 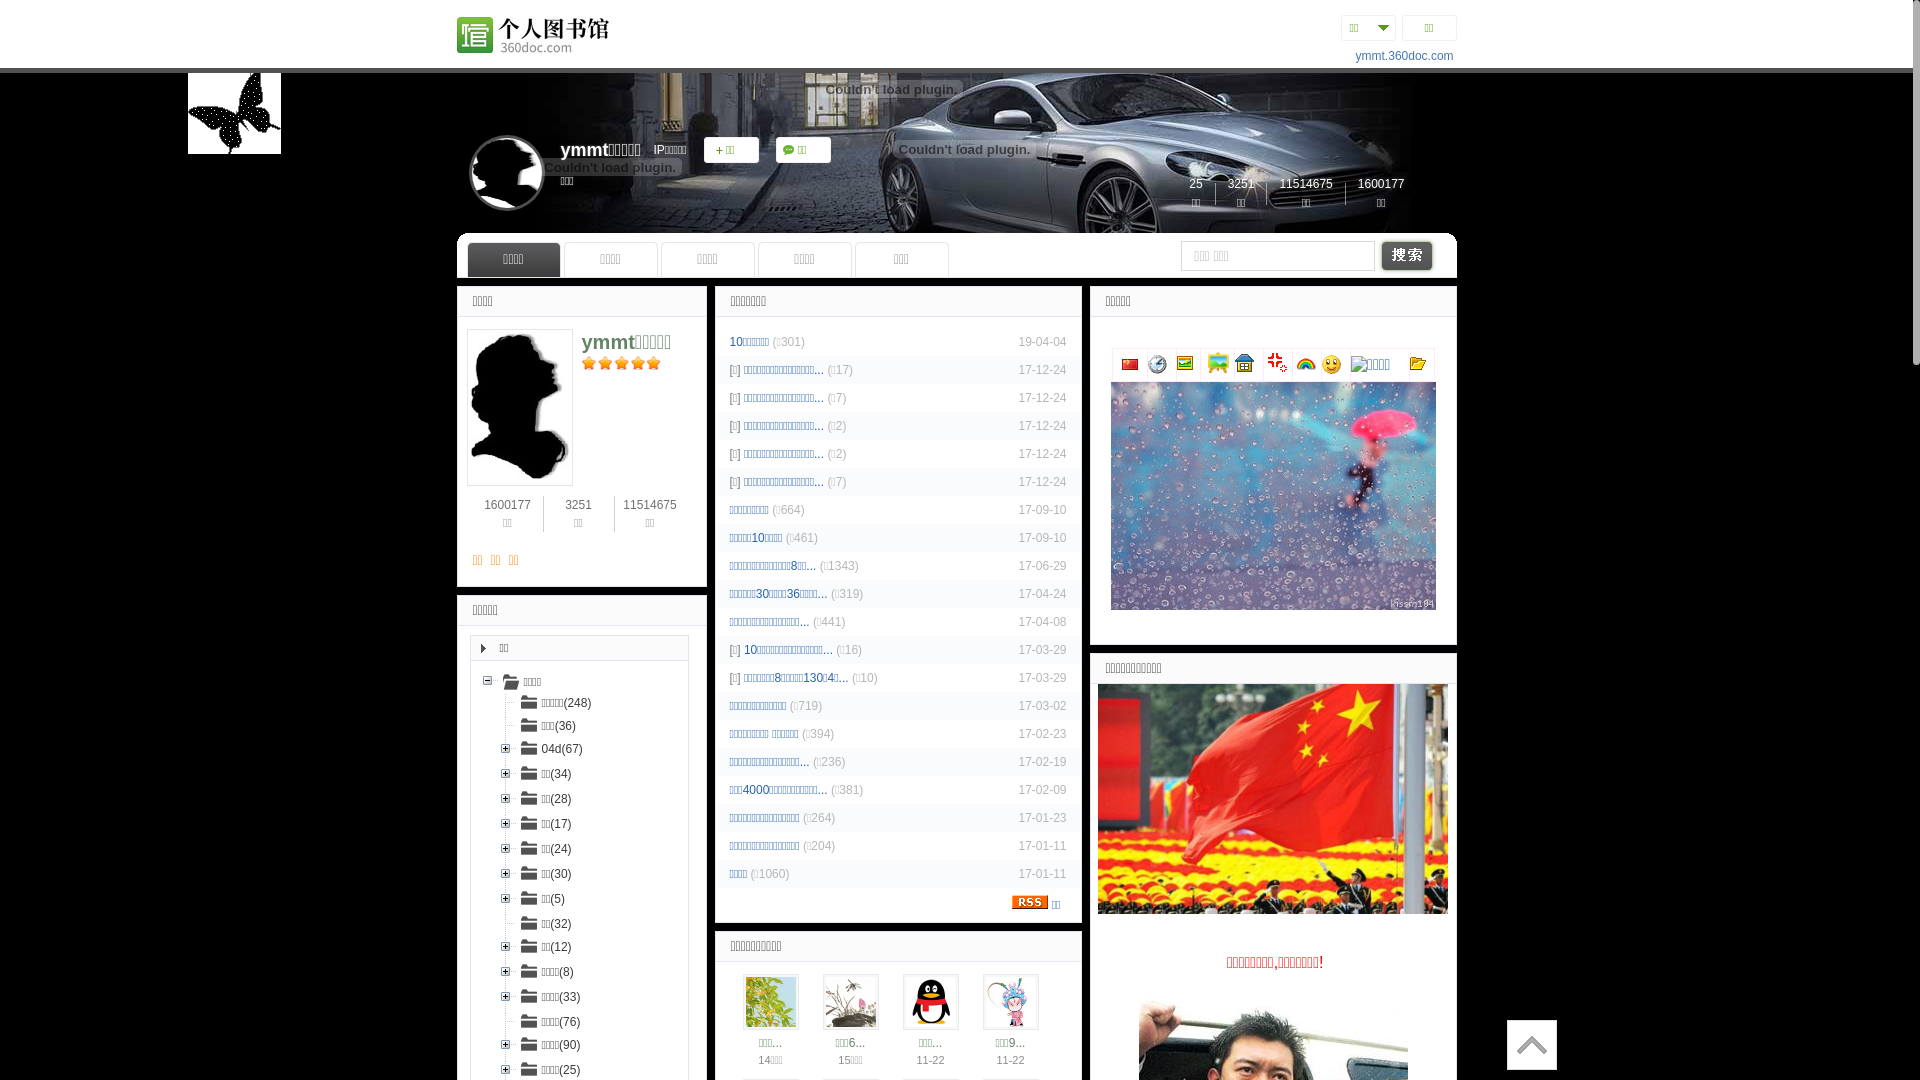 I want to click on '04d(67)', so click(x=552, y=748).